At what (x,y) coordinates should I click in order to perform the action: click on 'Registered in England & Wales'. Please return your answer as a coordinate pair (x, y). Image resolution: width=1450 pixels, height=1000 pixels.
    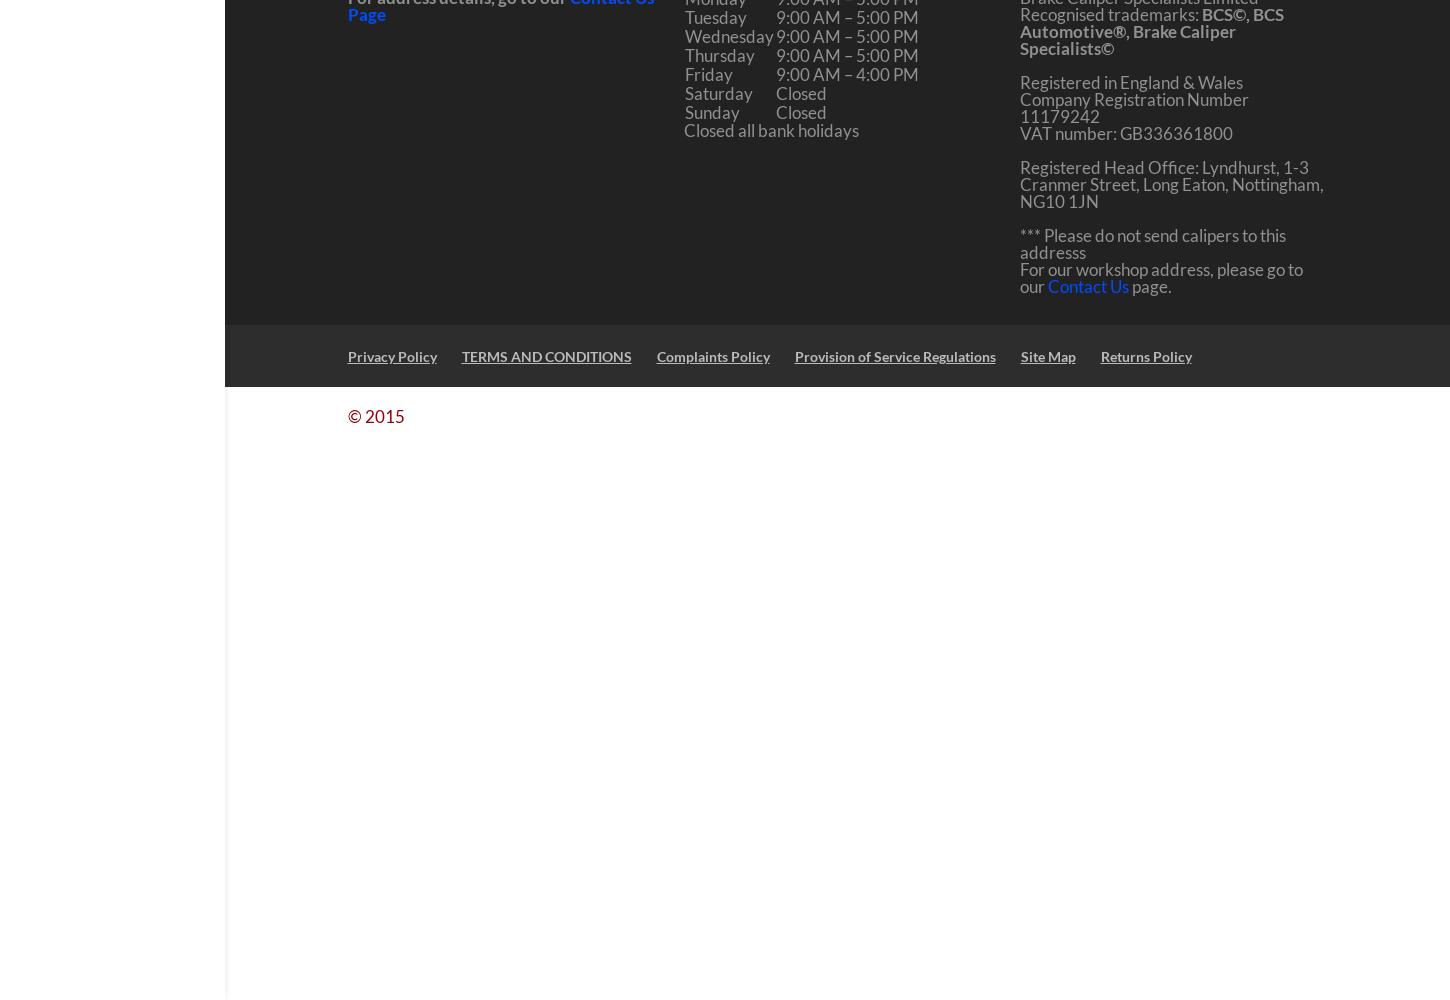
    Looking at the image, I should click on (1019, 81).